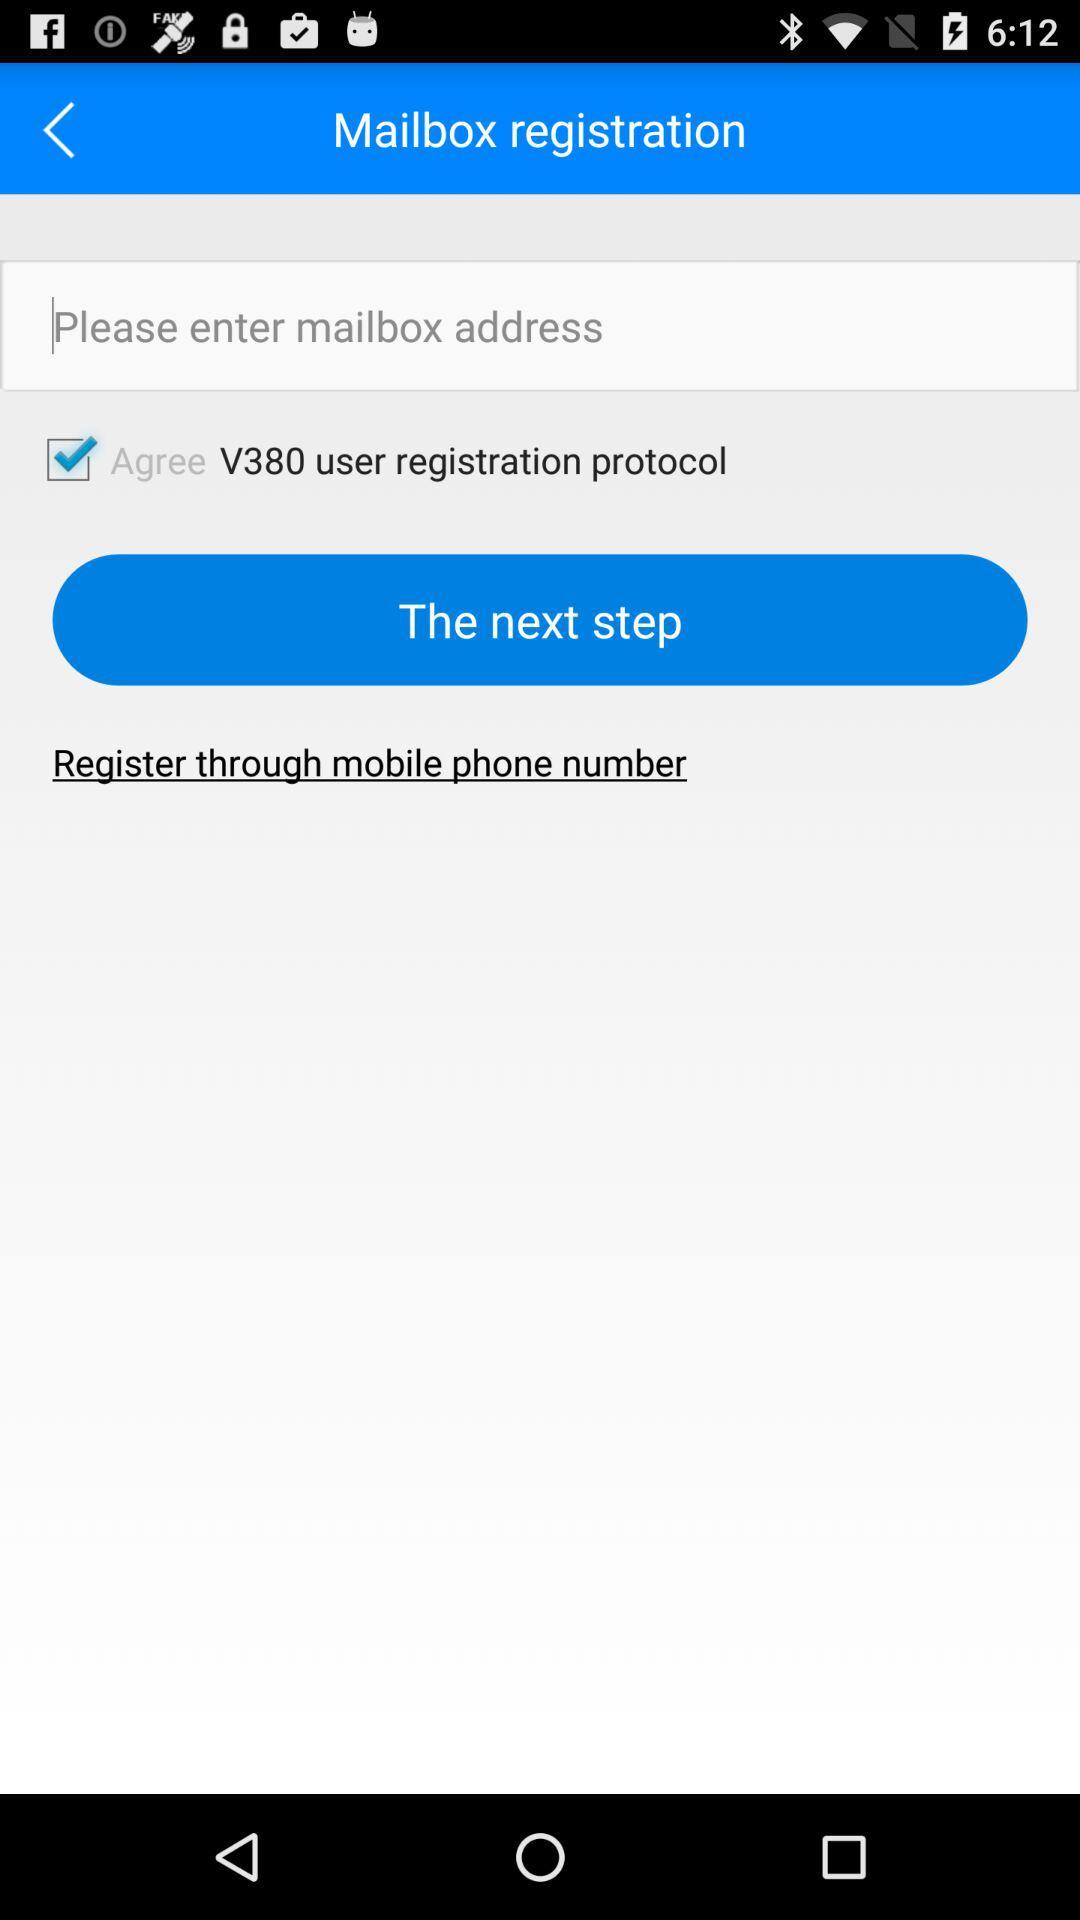 This screenshot has height=1920, width=1080. I want to click on agree to terms and conditions of registration, so click(64, 127).